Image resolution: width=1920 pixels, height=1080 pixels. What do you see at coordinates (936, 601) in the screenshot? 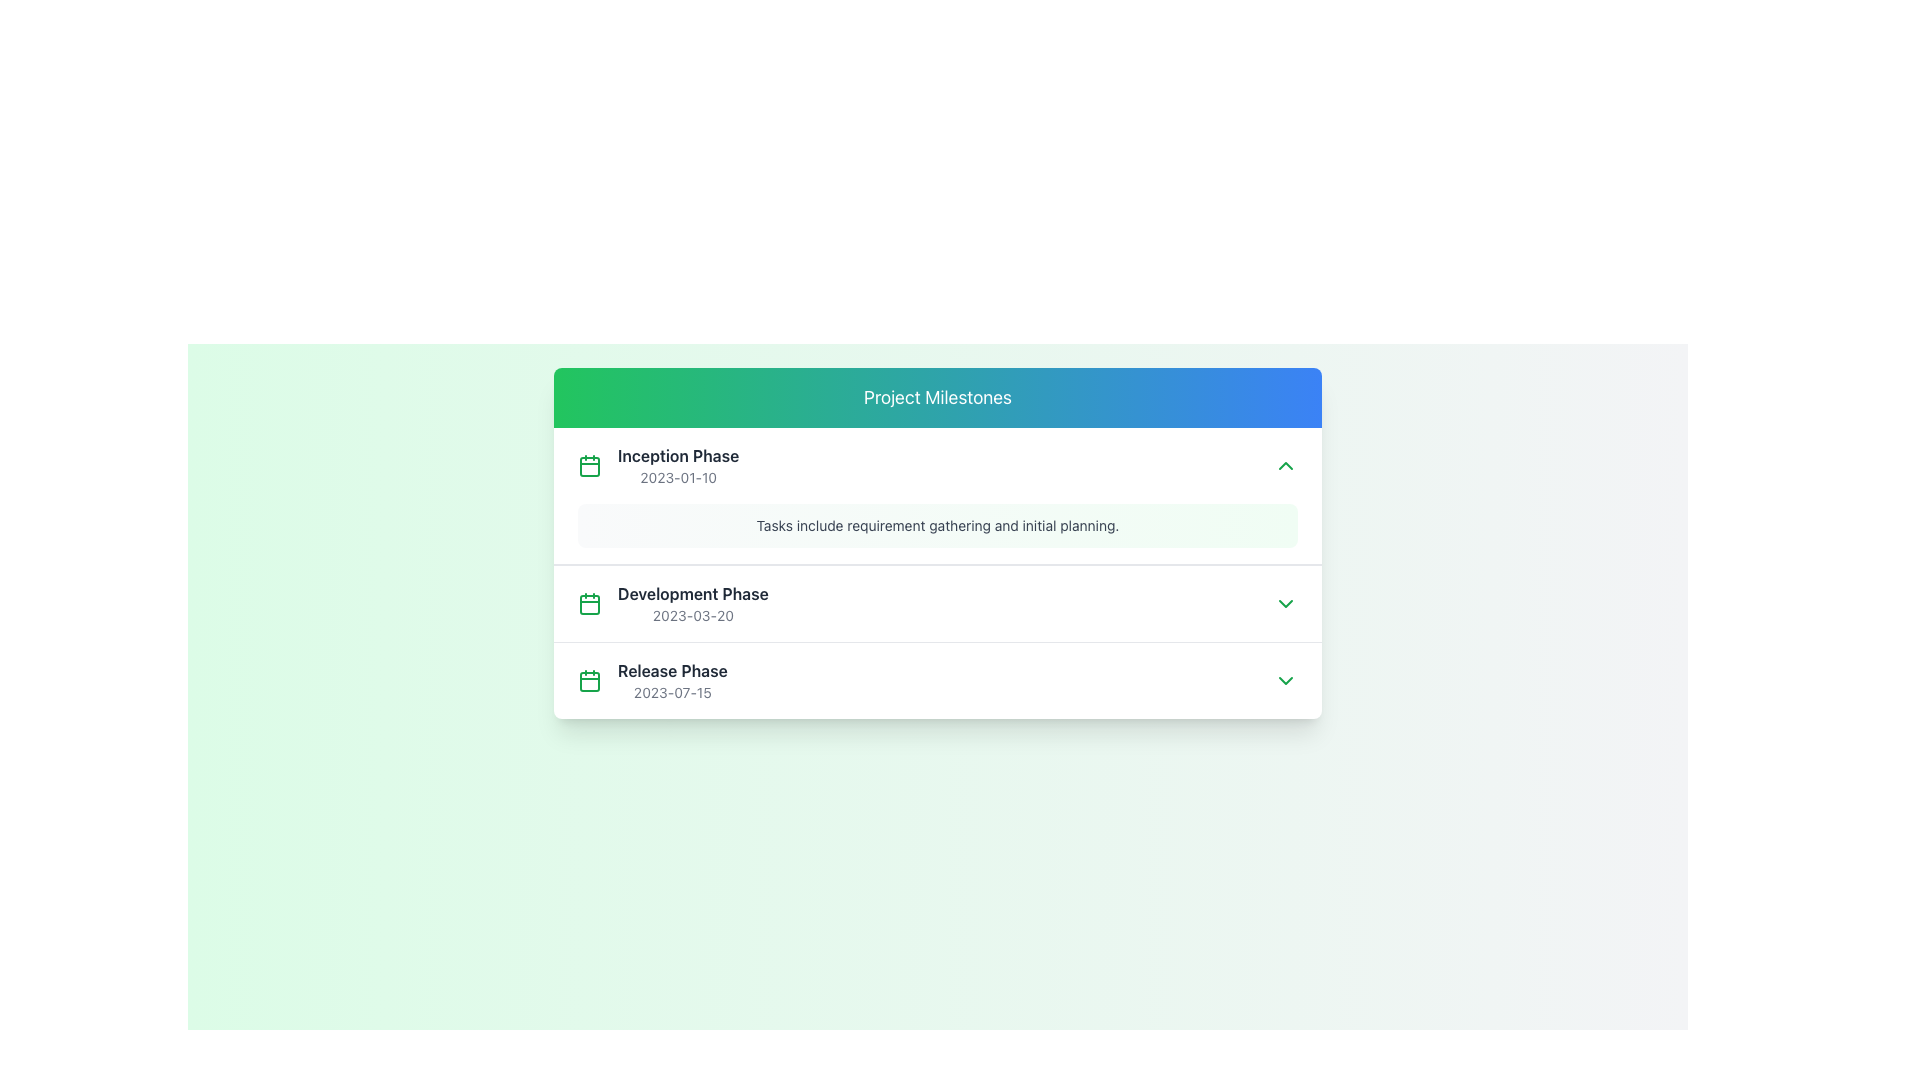
I see `the collapsible list item labeled 'Development Phase'` at bounding box center [936, 601].